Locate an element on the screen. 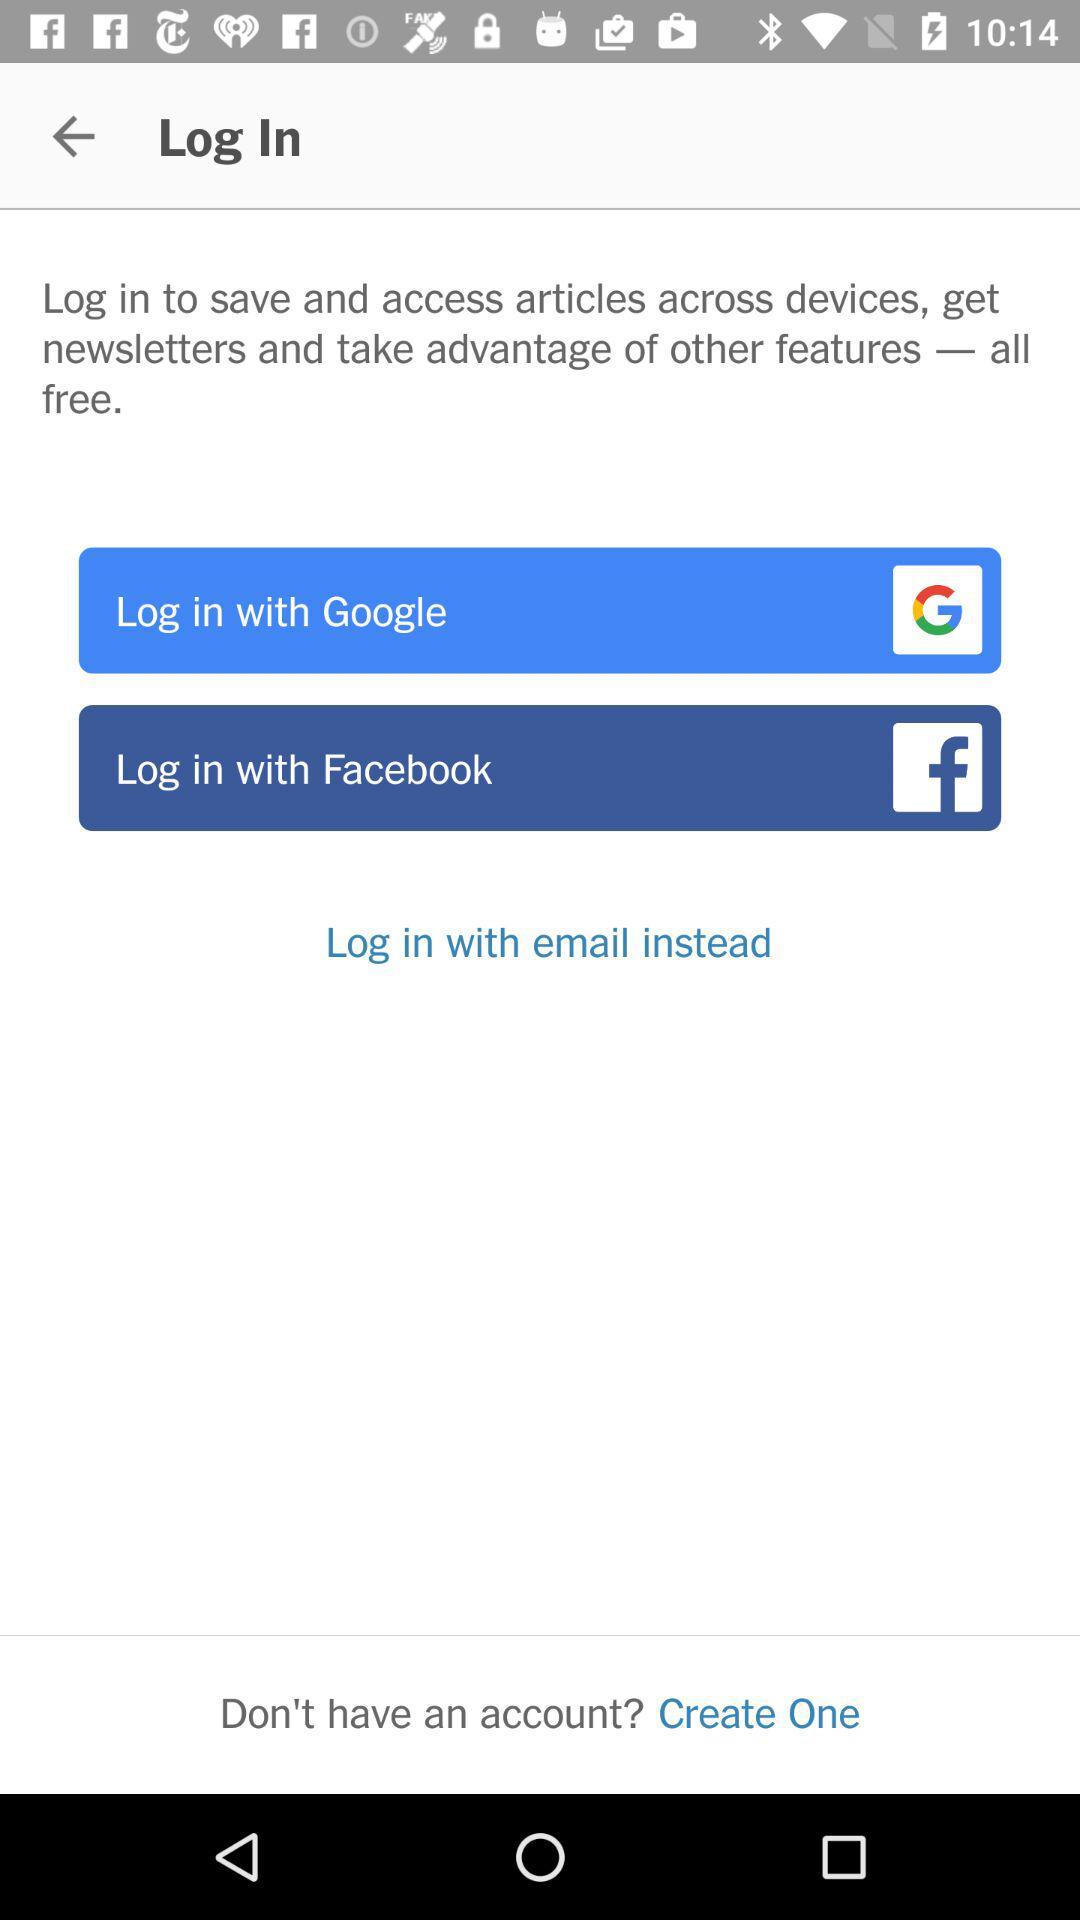  the create one is located at coordinates (759, 1711).